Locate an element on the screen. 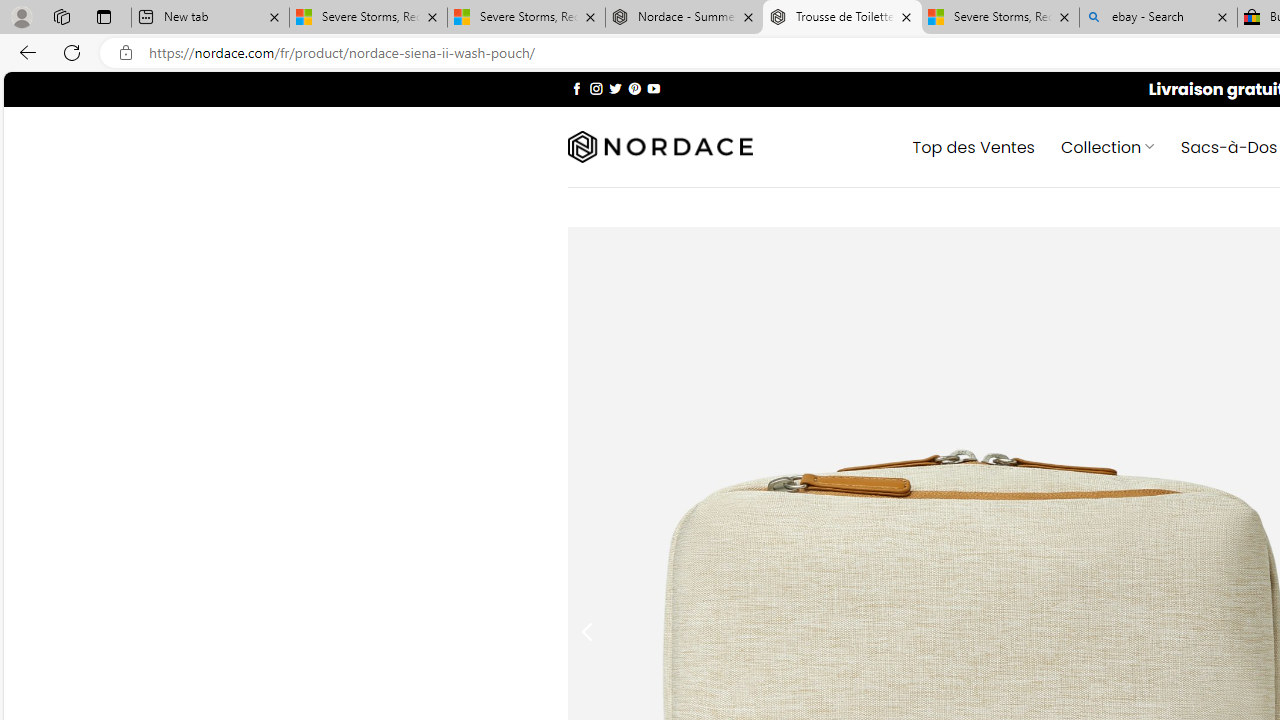 This screenshot has width=1280, height=720. 'Nous suivre sur Facebook' is located at coordinates (576, 87).